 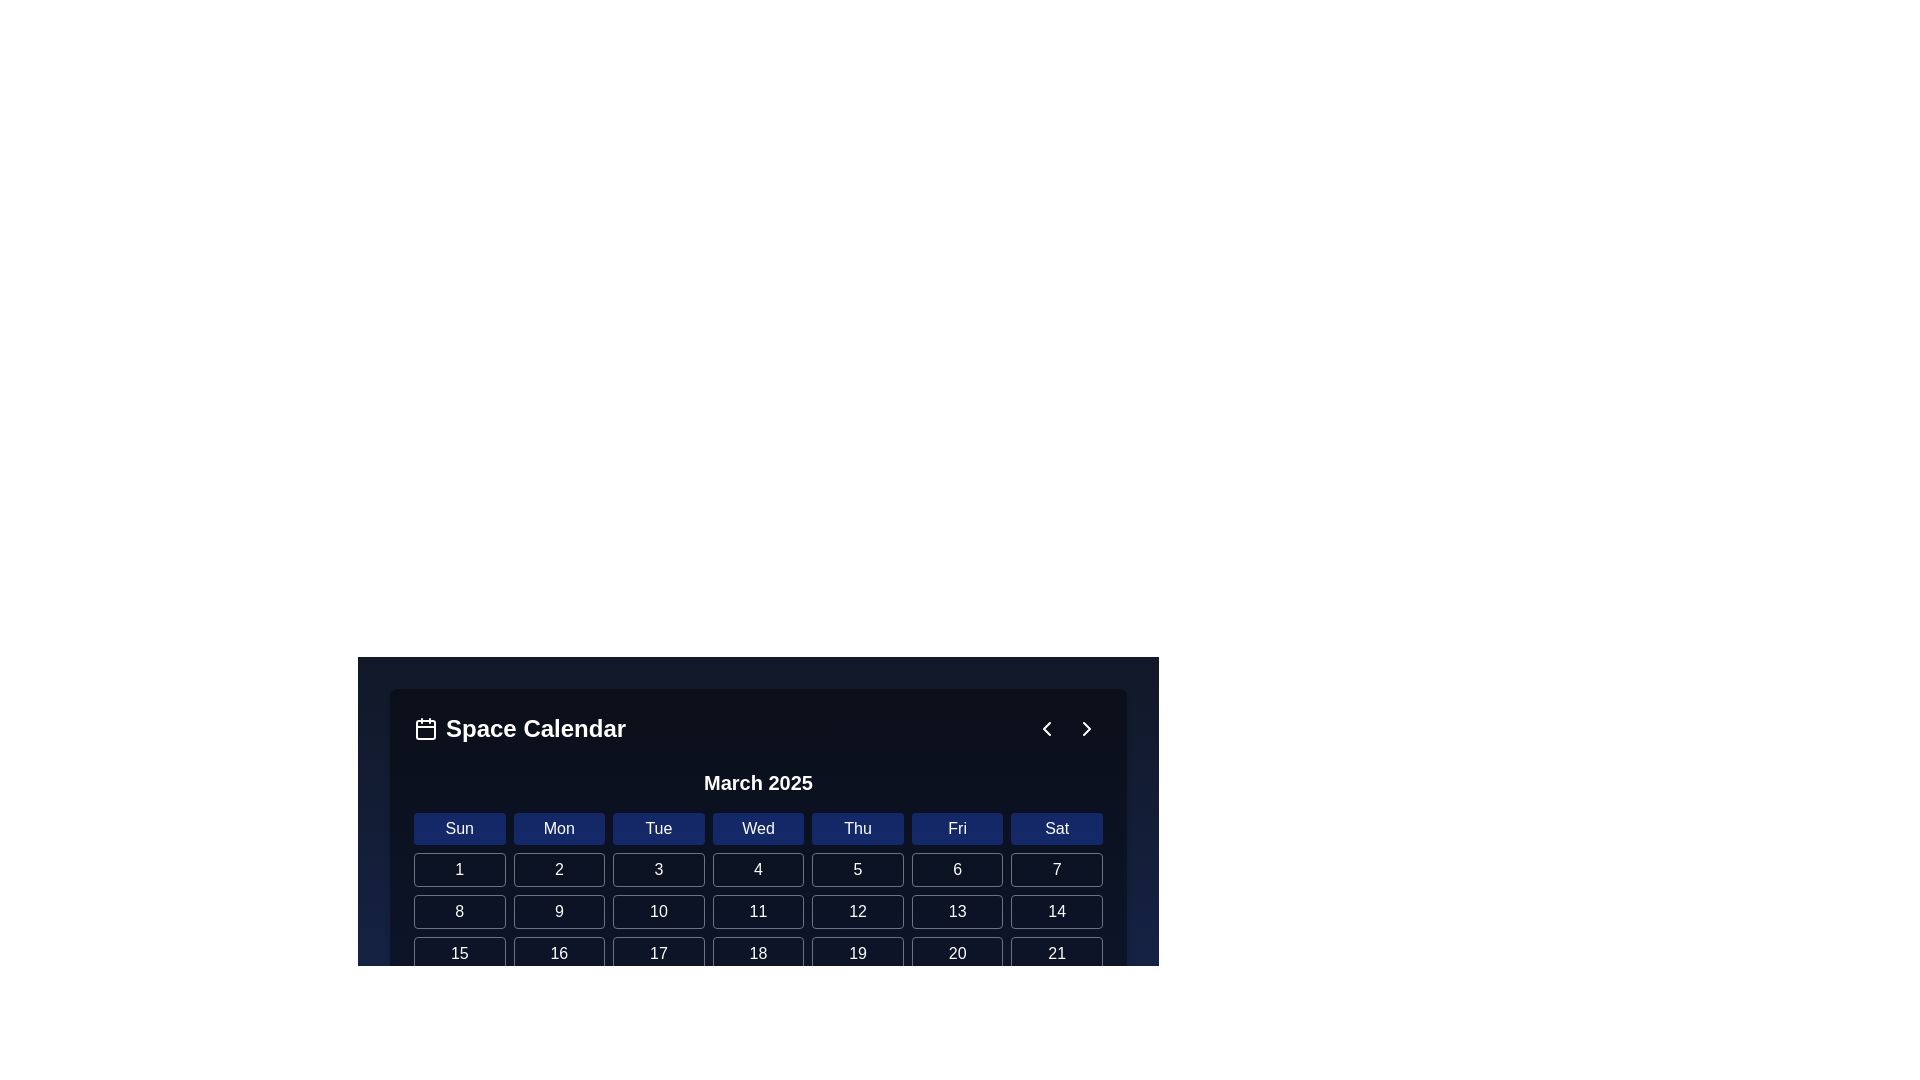 What do you see at coordinates (559, 869) in the screenshot?
I see `the calendar button representing the date in the second column under 'Mon'` at bounding box center [559, 869].